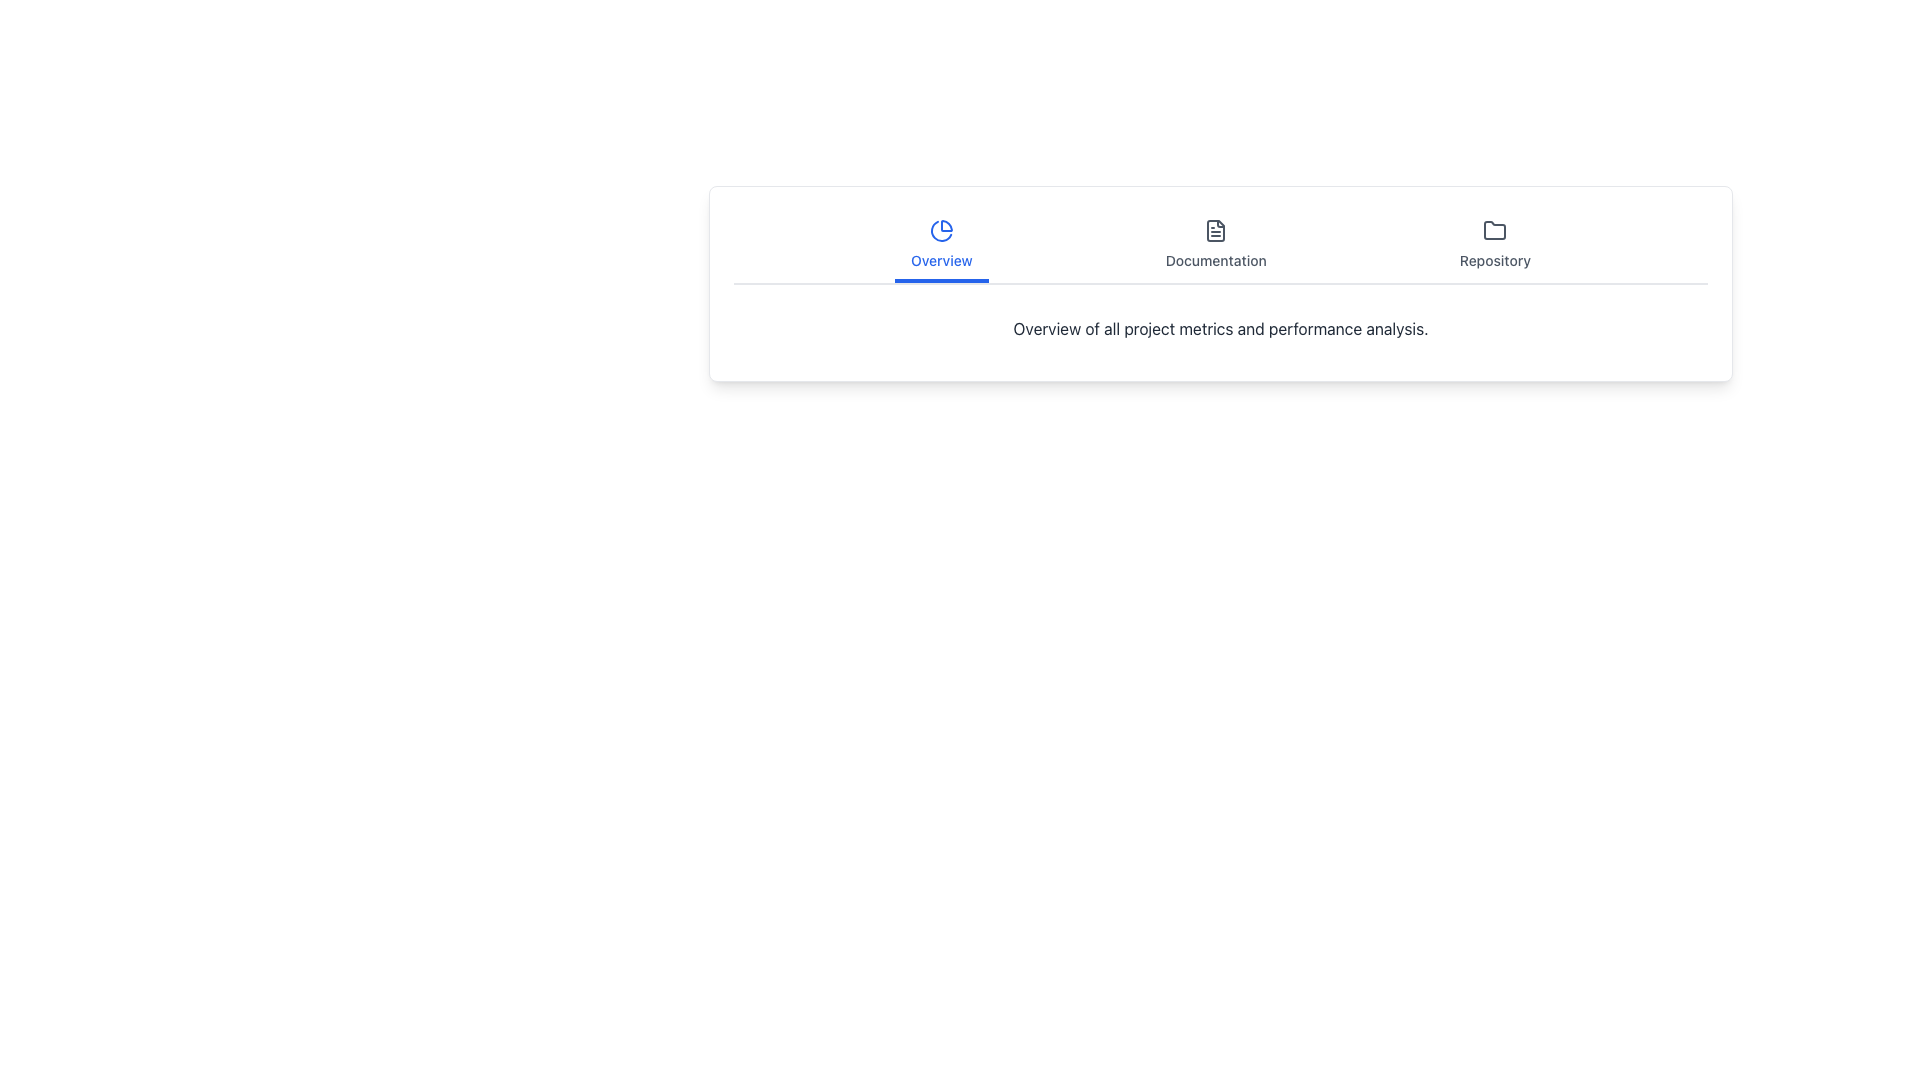 The width and height of the screenshot is (1920, 1080). I want to click on the 'Overview' button, which has a pie chart icon above the text and is styled in blue, so click(940, 245).